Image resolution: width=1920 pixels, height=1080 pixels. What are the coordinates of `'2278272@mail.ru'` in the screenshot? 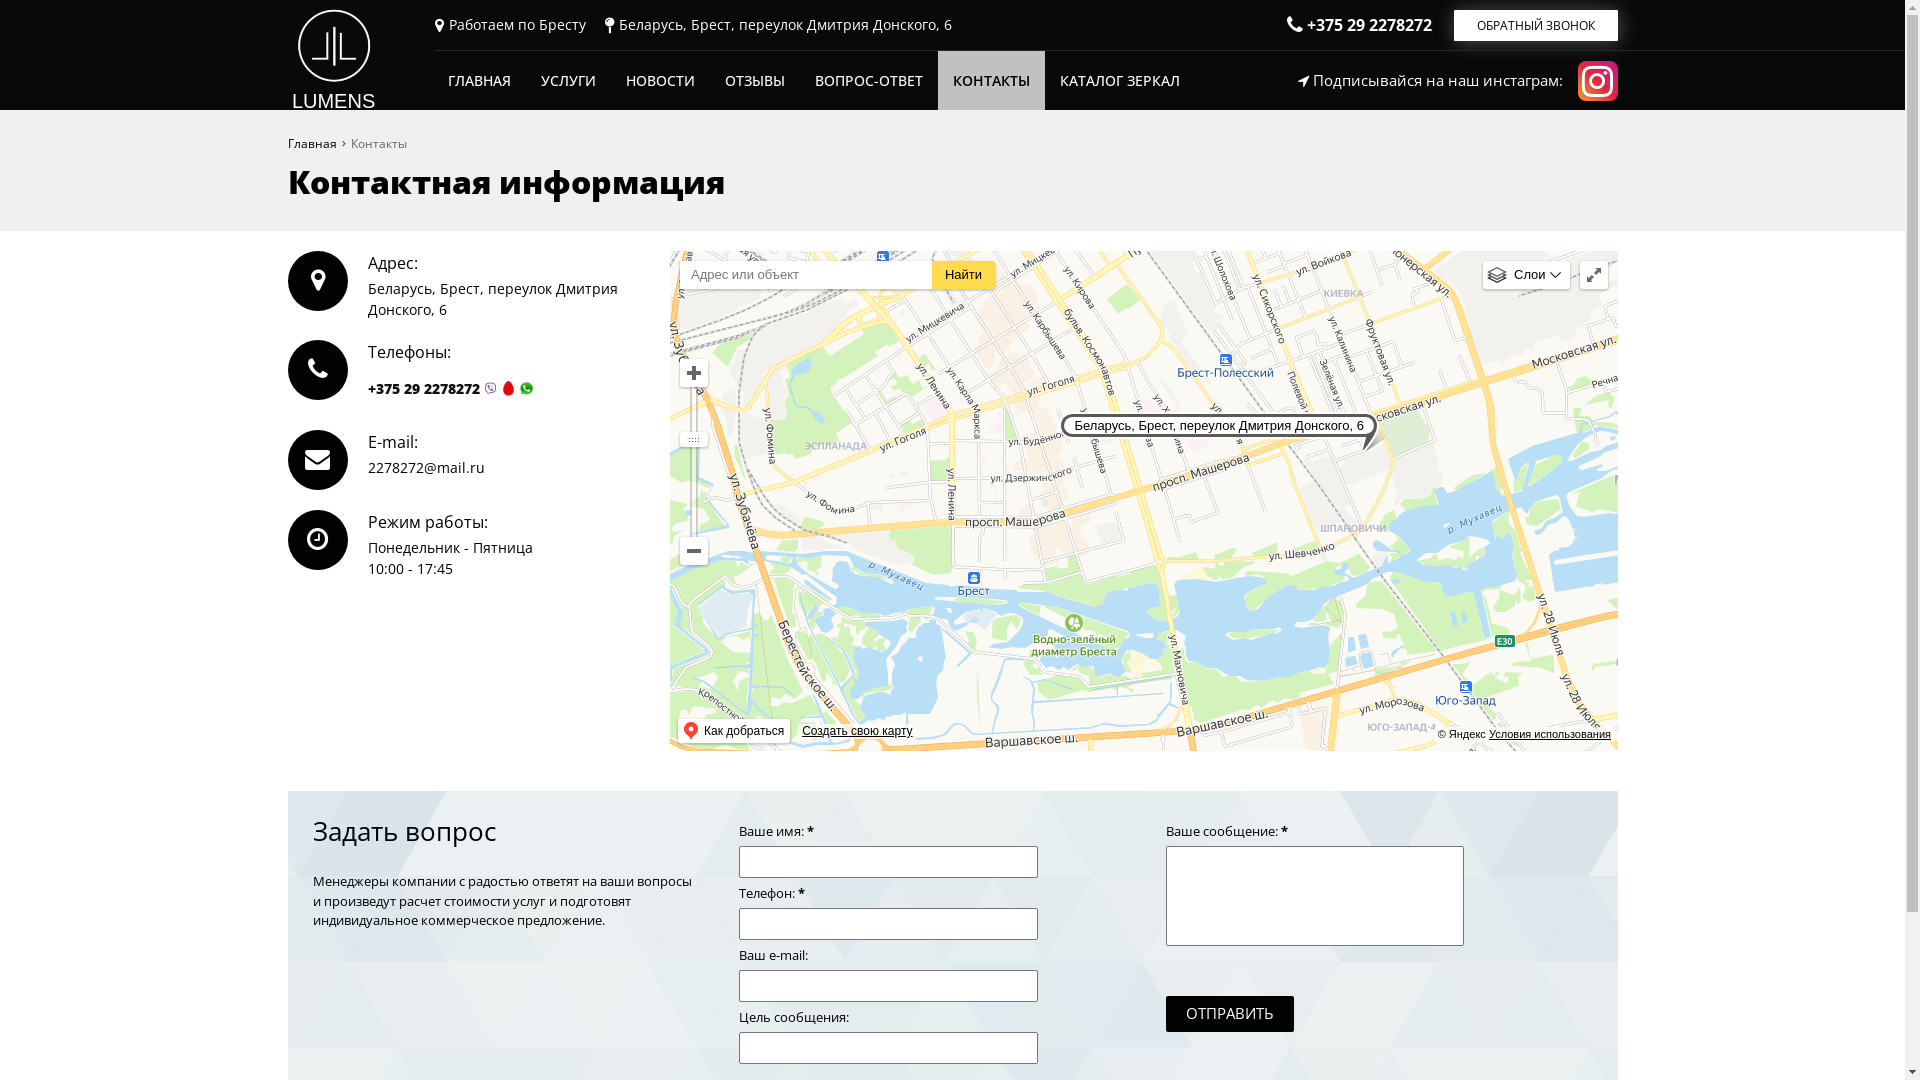 It's located at (425, 467).